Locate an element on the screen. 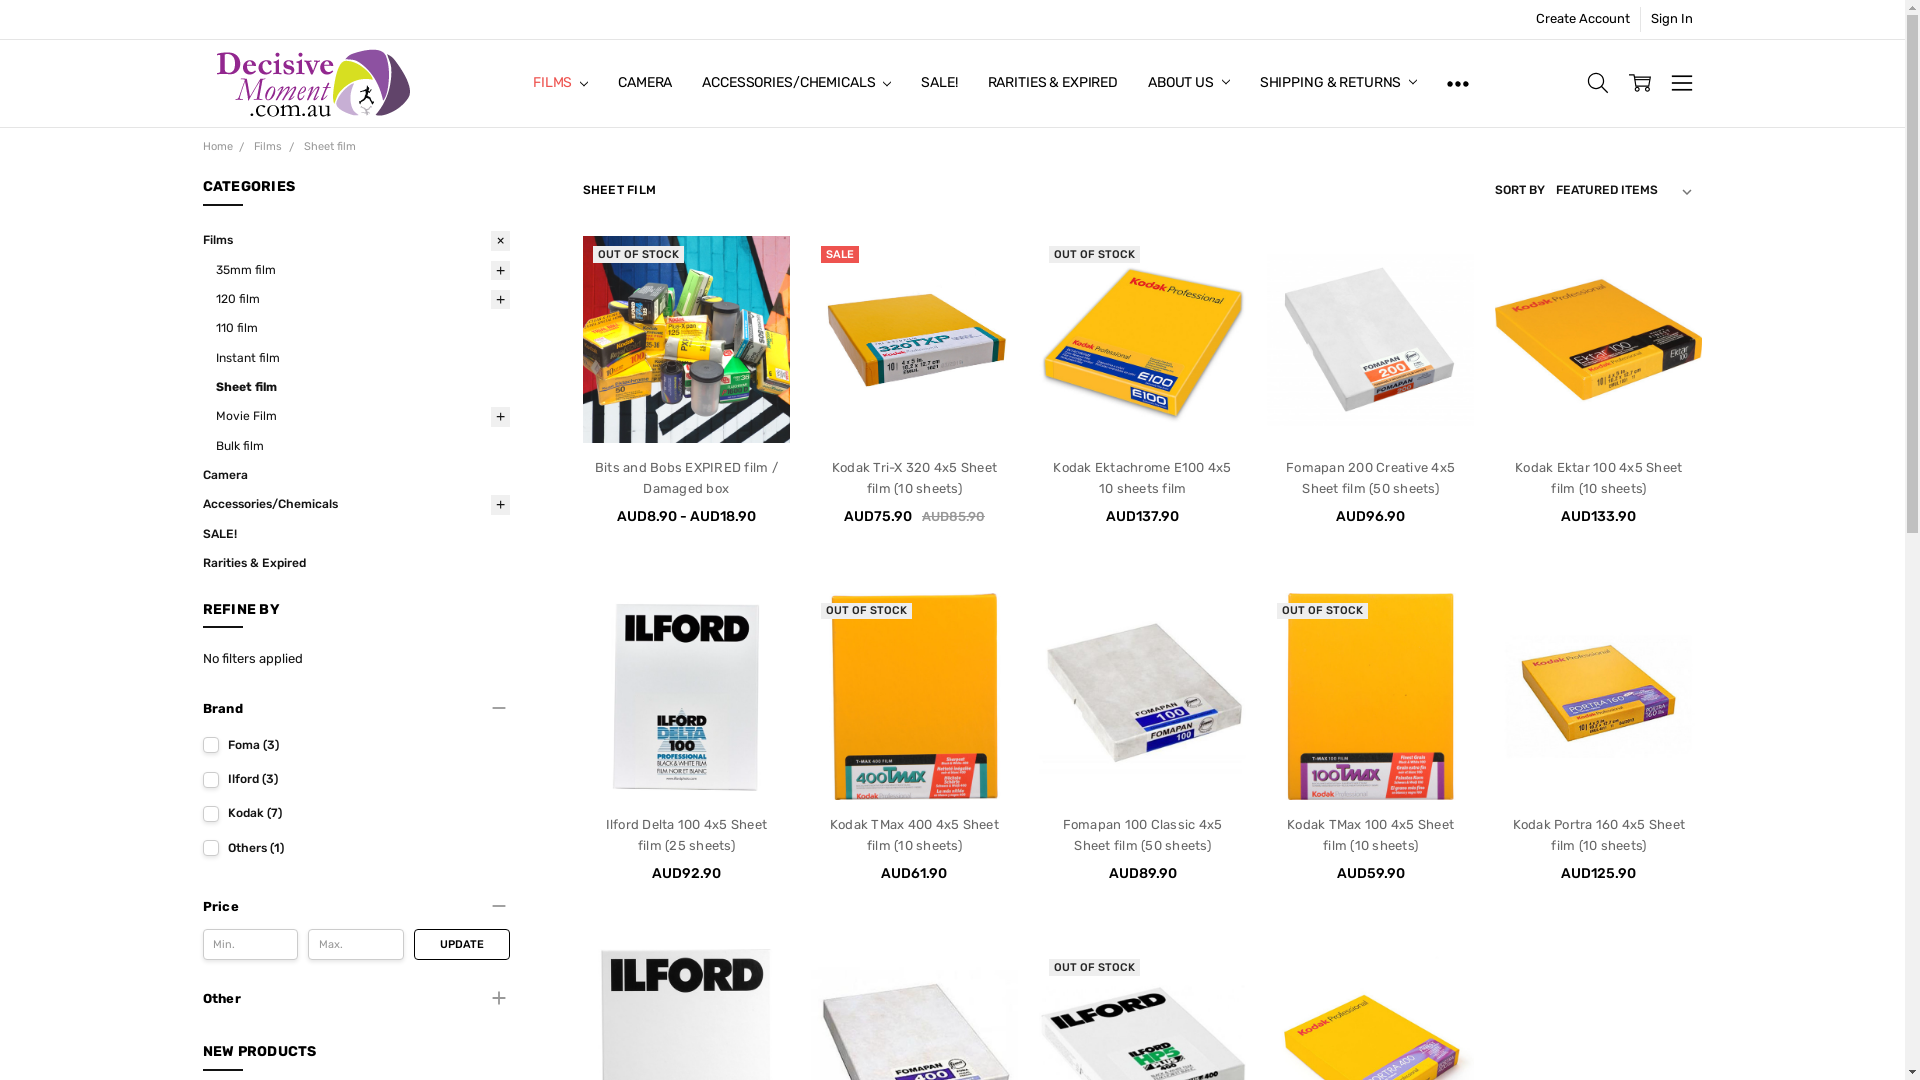 The height and width of the screenshot is (1080, 1920). 'Bulk film' is located at coordinates (216, 445).